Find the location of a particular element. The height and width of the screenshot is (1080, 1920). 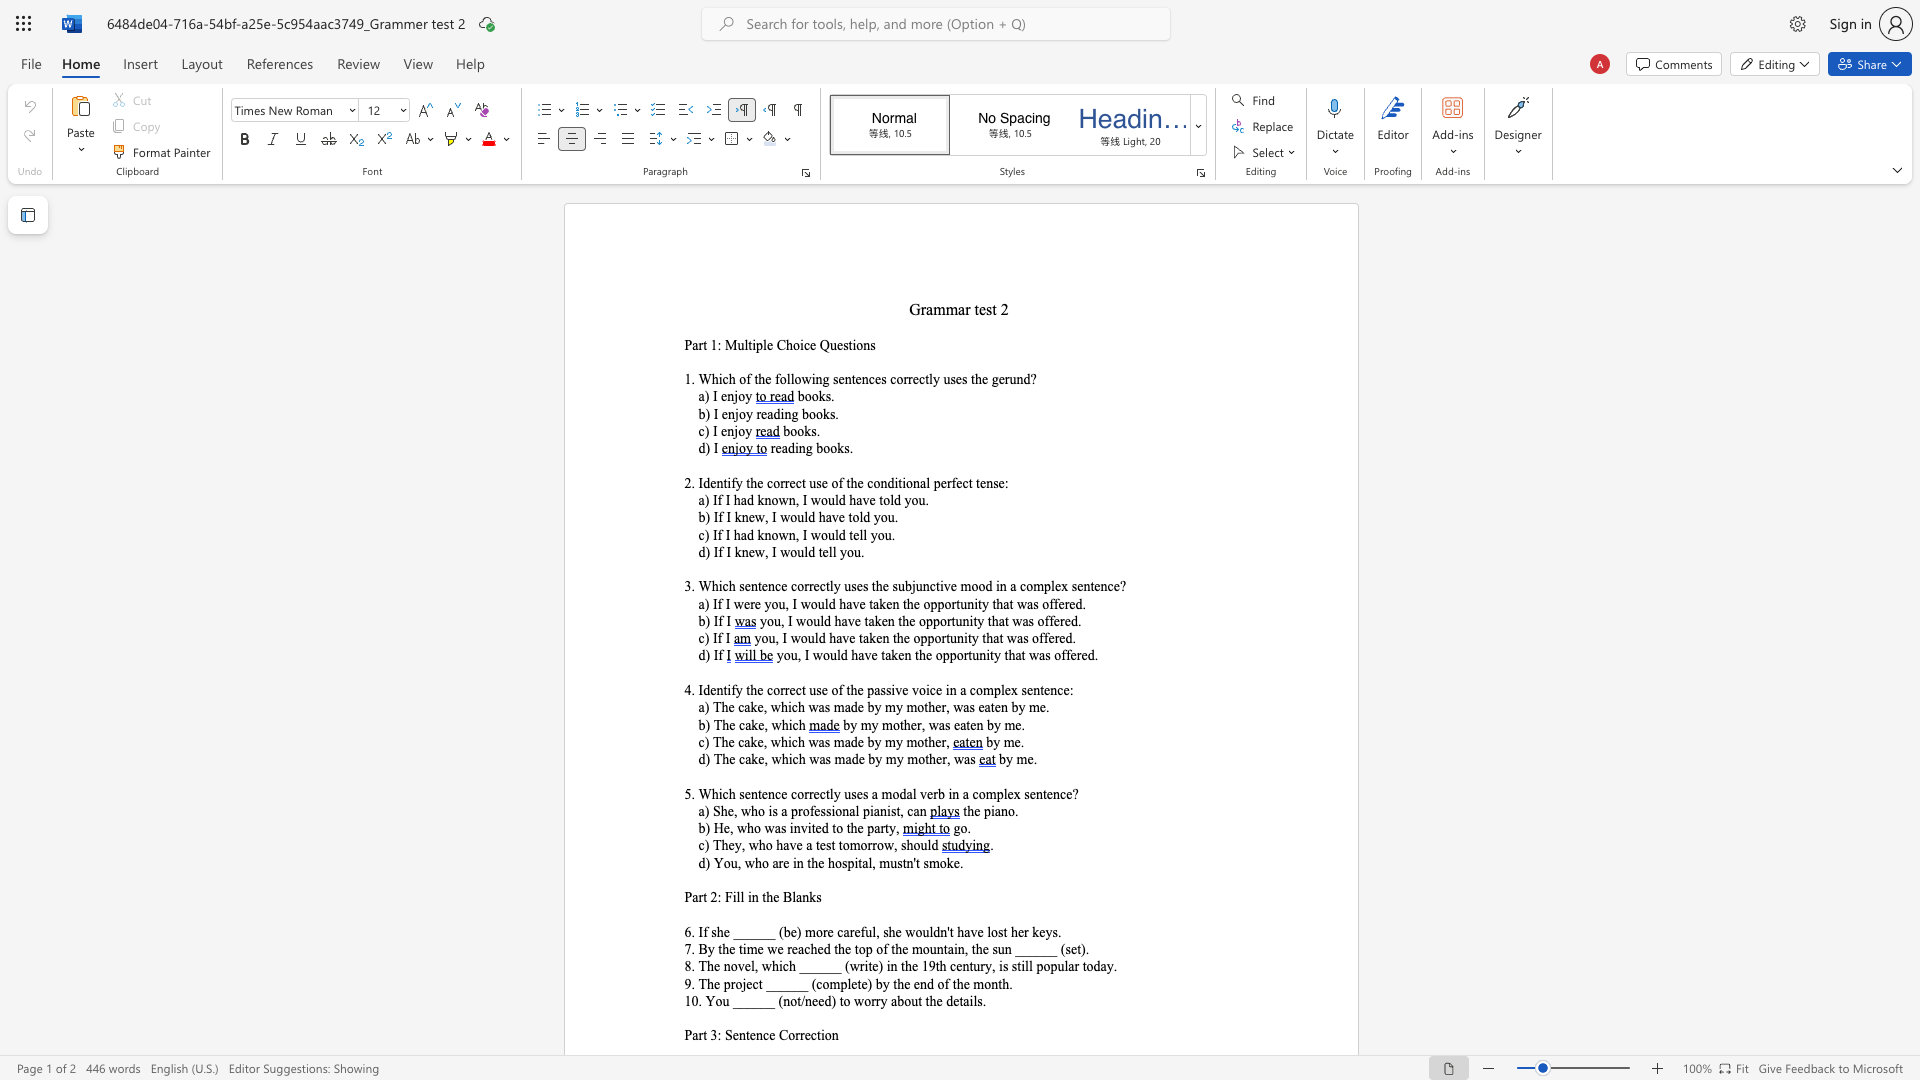

the subset text "The project ______ (compl" within the text "9. The project ______ (complete) by the end of the month." is located at coordinates (698, 982).